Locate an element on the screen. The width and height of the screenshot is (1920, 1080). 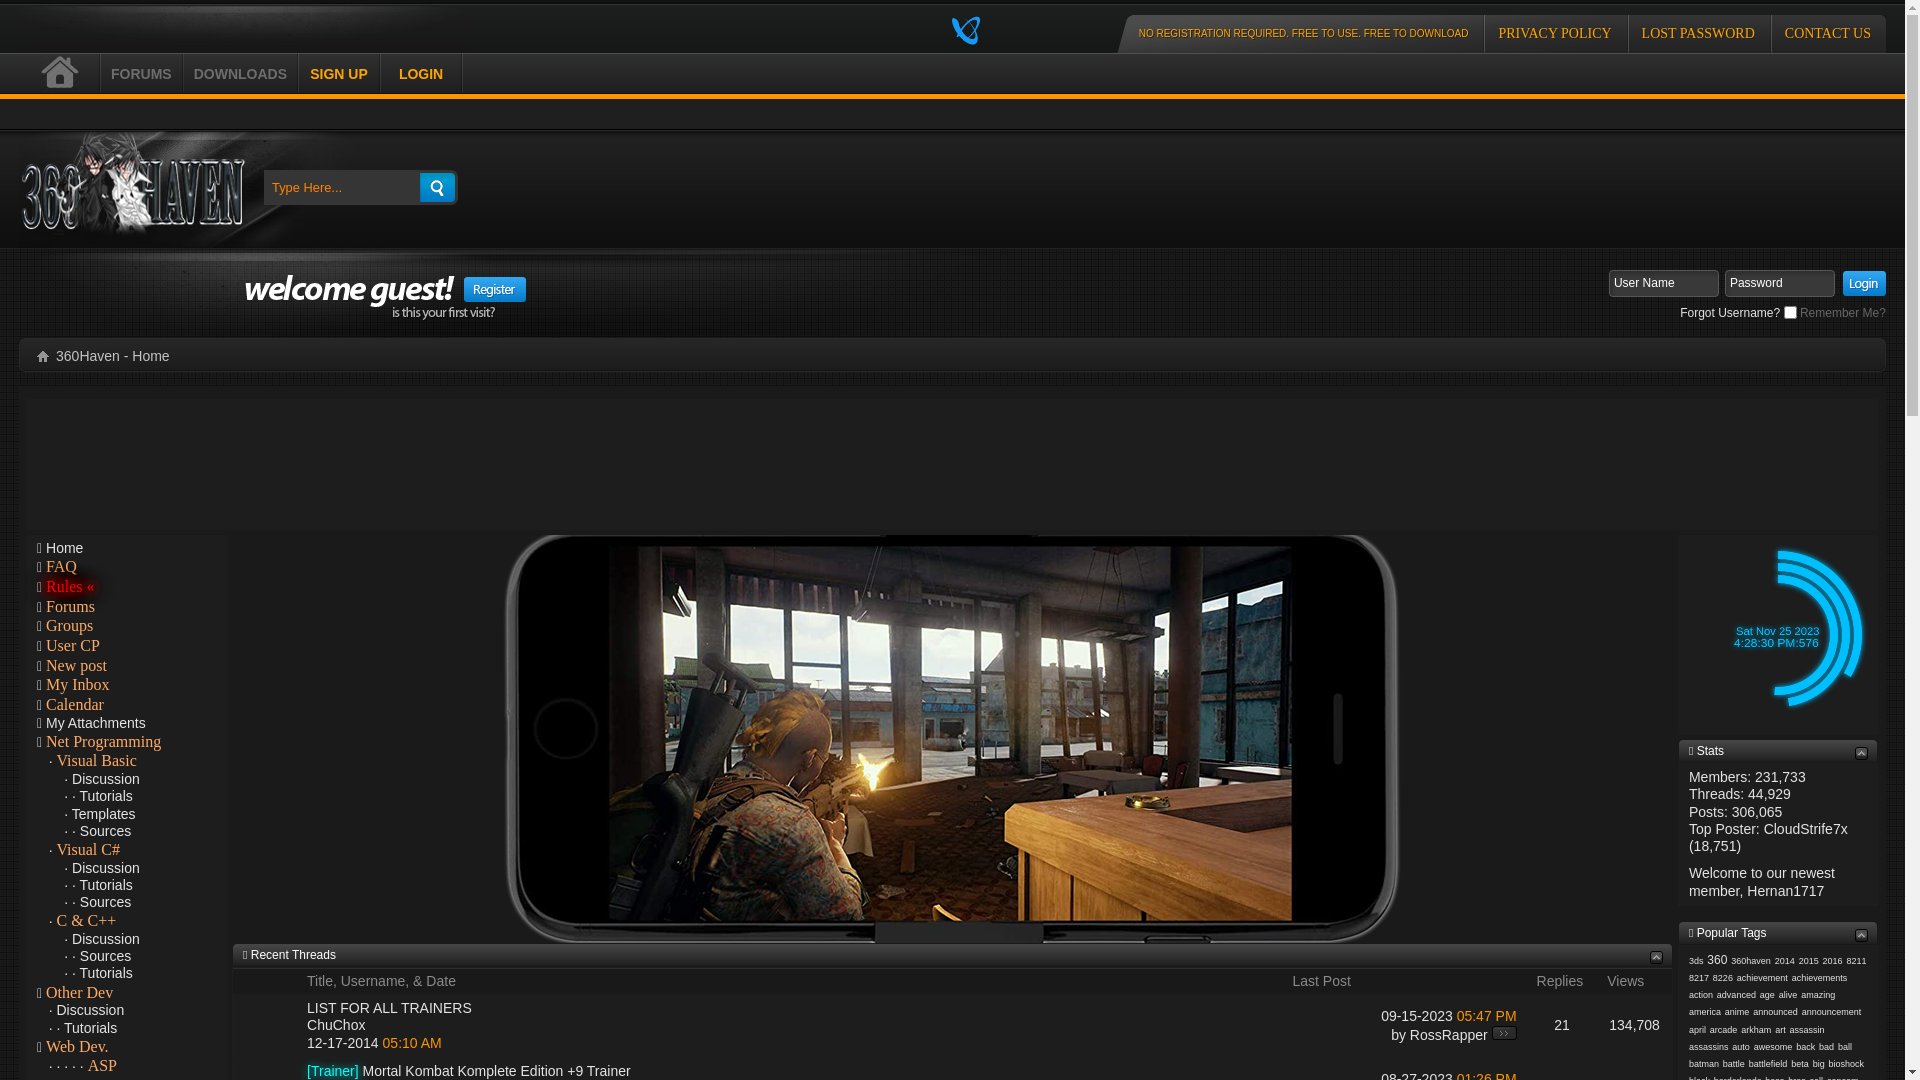
'Web Dev.' is located at coordinates (46, 1045).